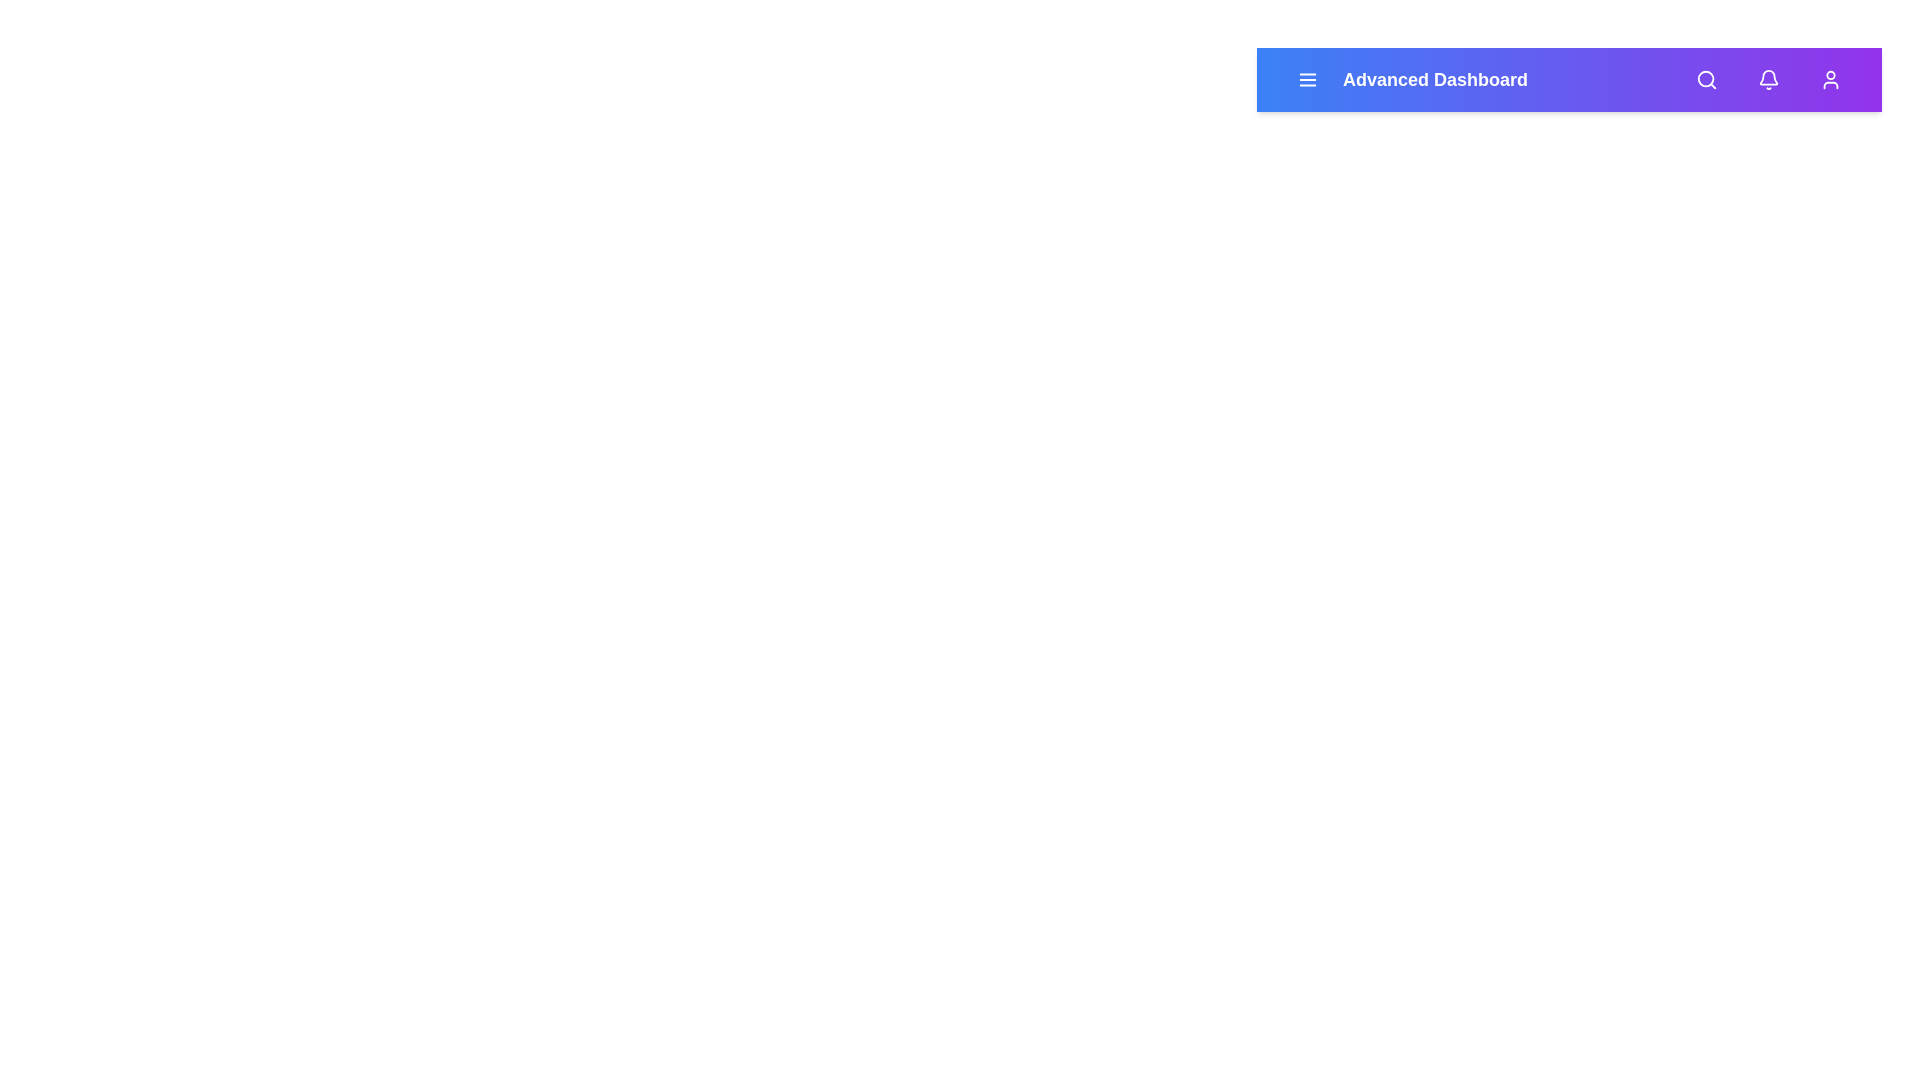  I want to click on the bell icon to view notifications, so click(1769, 79).